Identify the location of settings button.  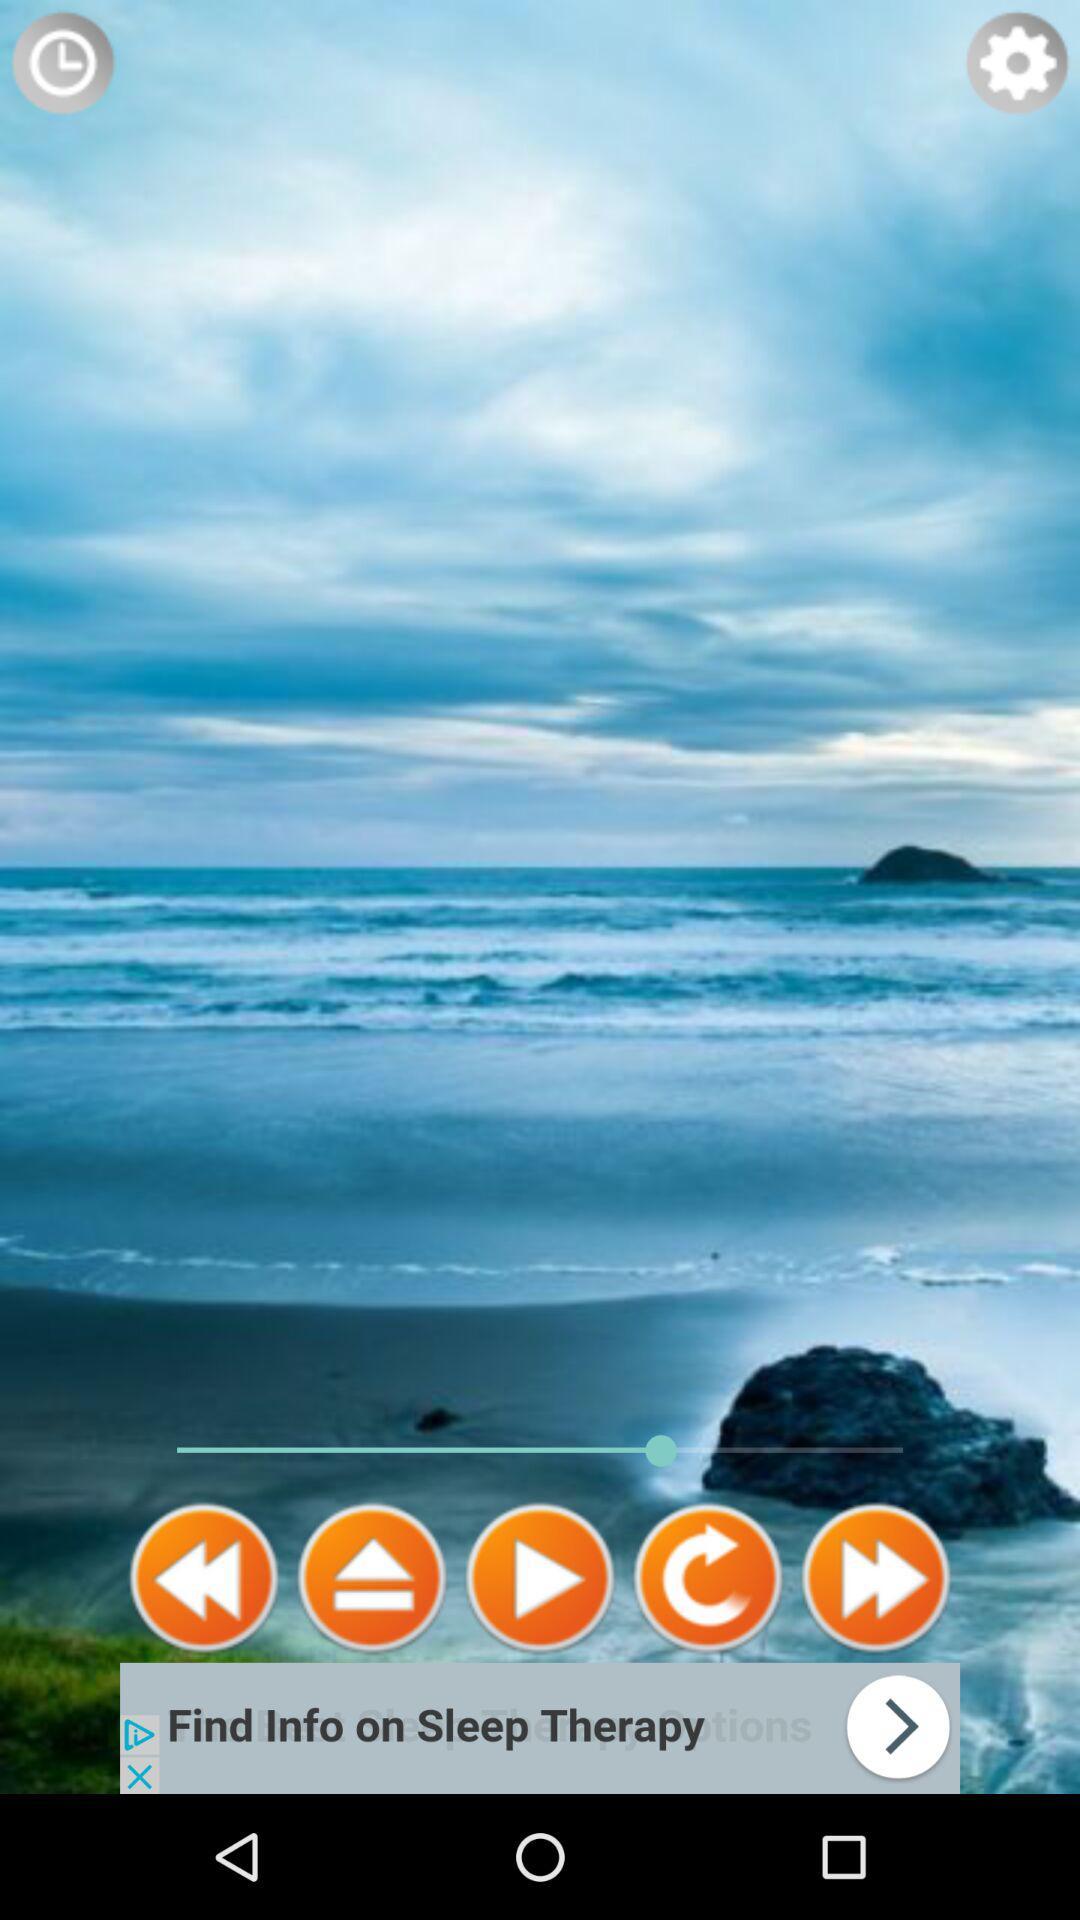
(1017, 62).